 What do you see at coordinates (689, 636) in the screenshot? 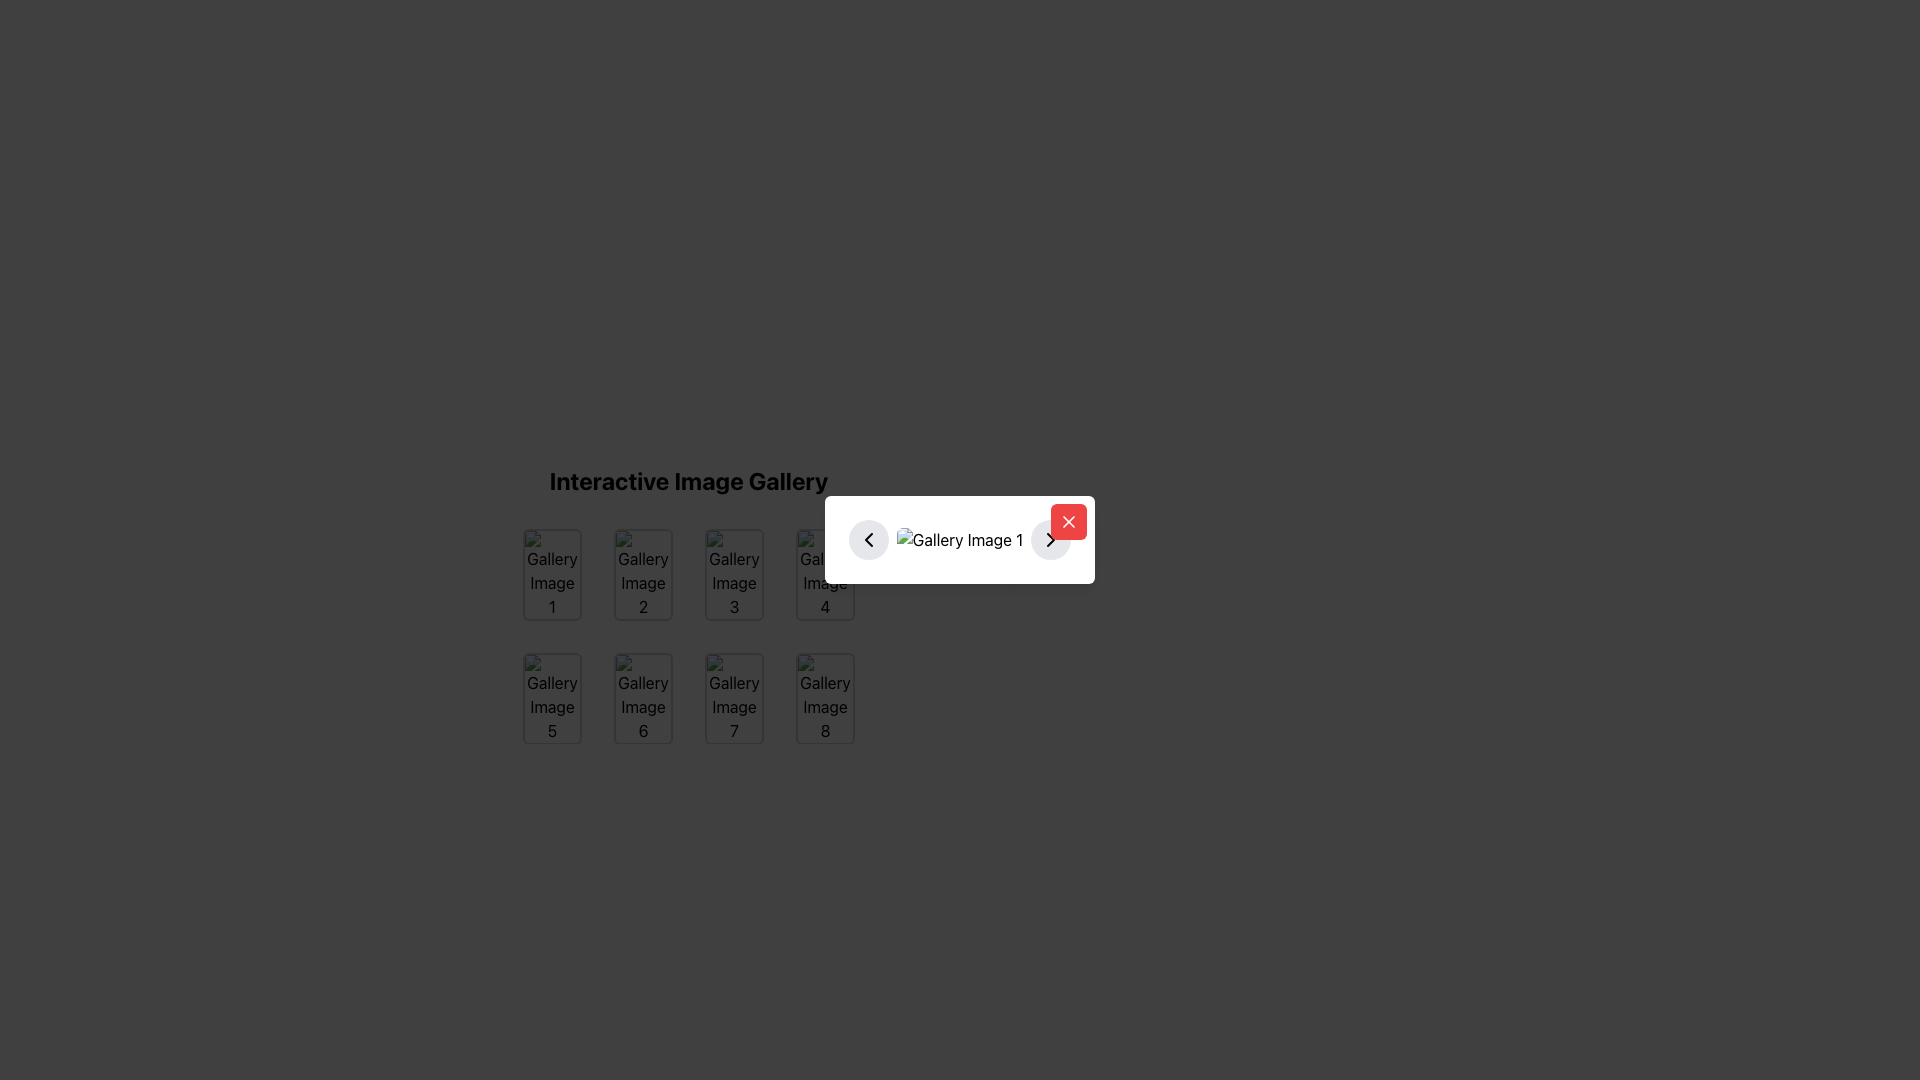
I see `an individual cell within the 'Interactive Image Gallery' grid layout to interact with its content` at bounding box center [689, 636].